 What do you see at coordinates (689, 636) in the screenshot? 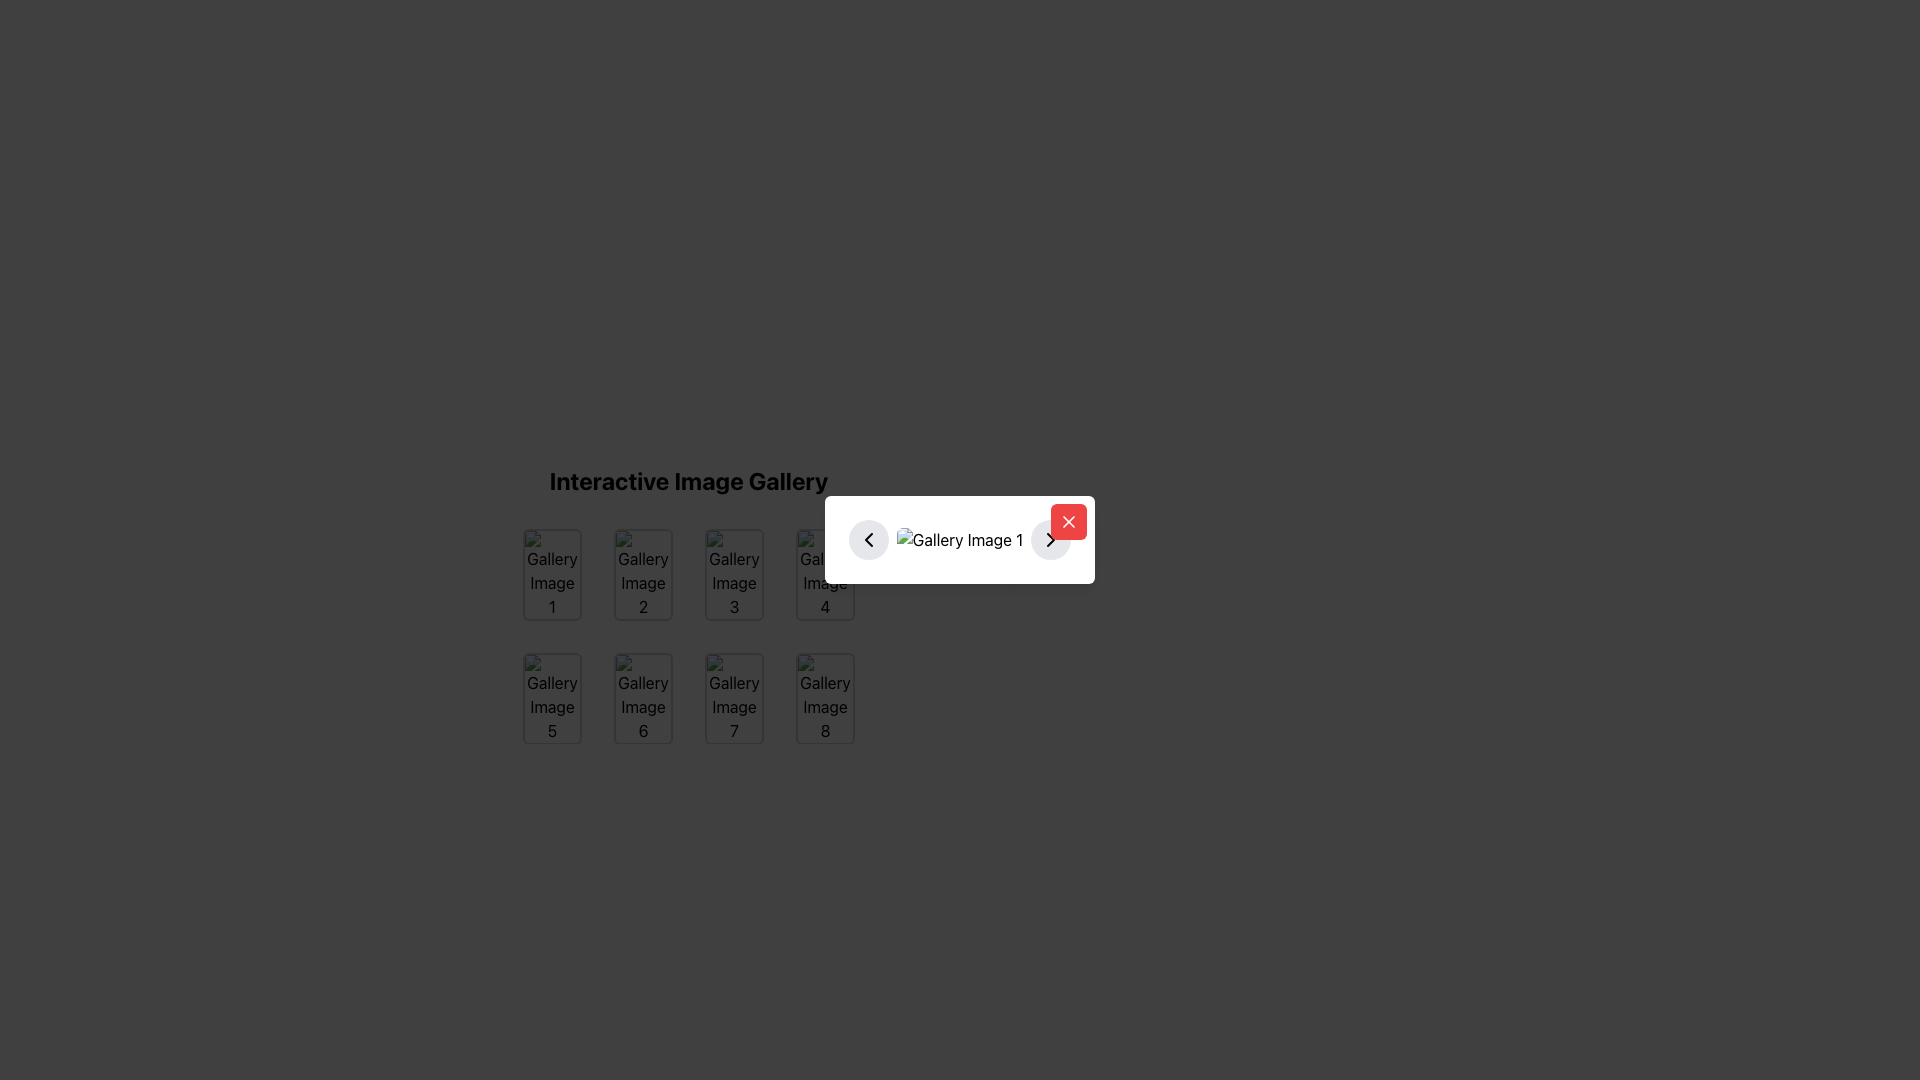
I see `an individual cell within the 'Interactive Image Gallery' grid layout to interact with its content` at bounding box center [689, 636].